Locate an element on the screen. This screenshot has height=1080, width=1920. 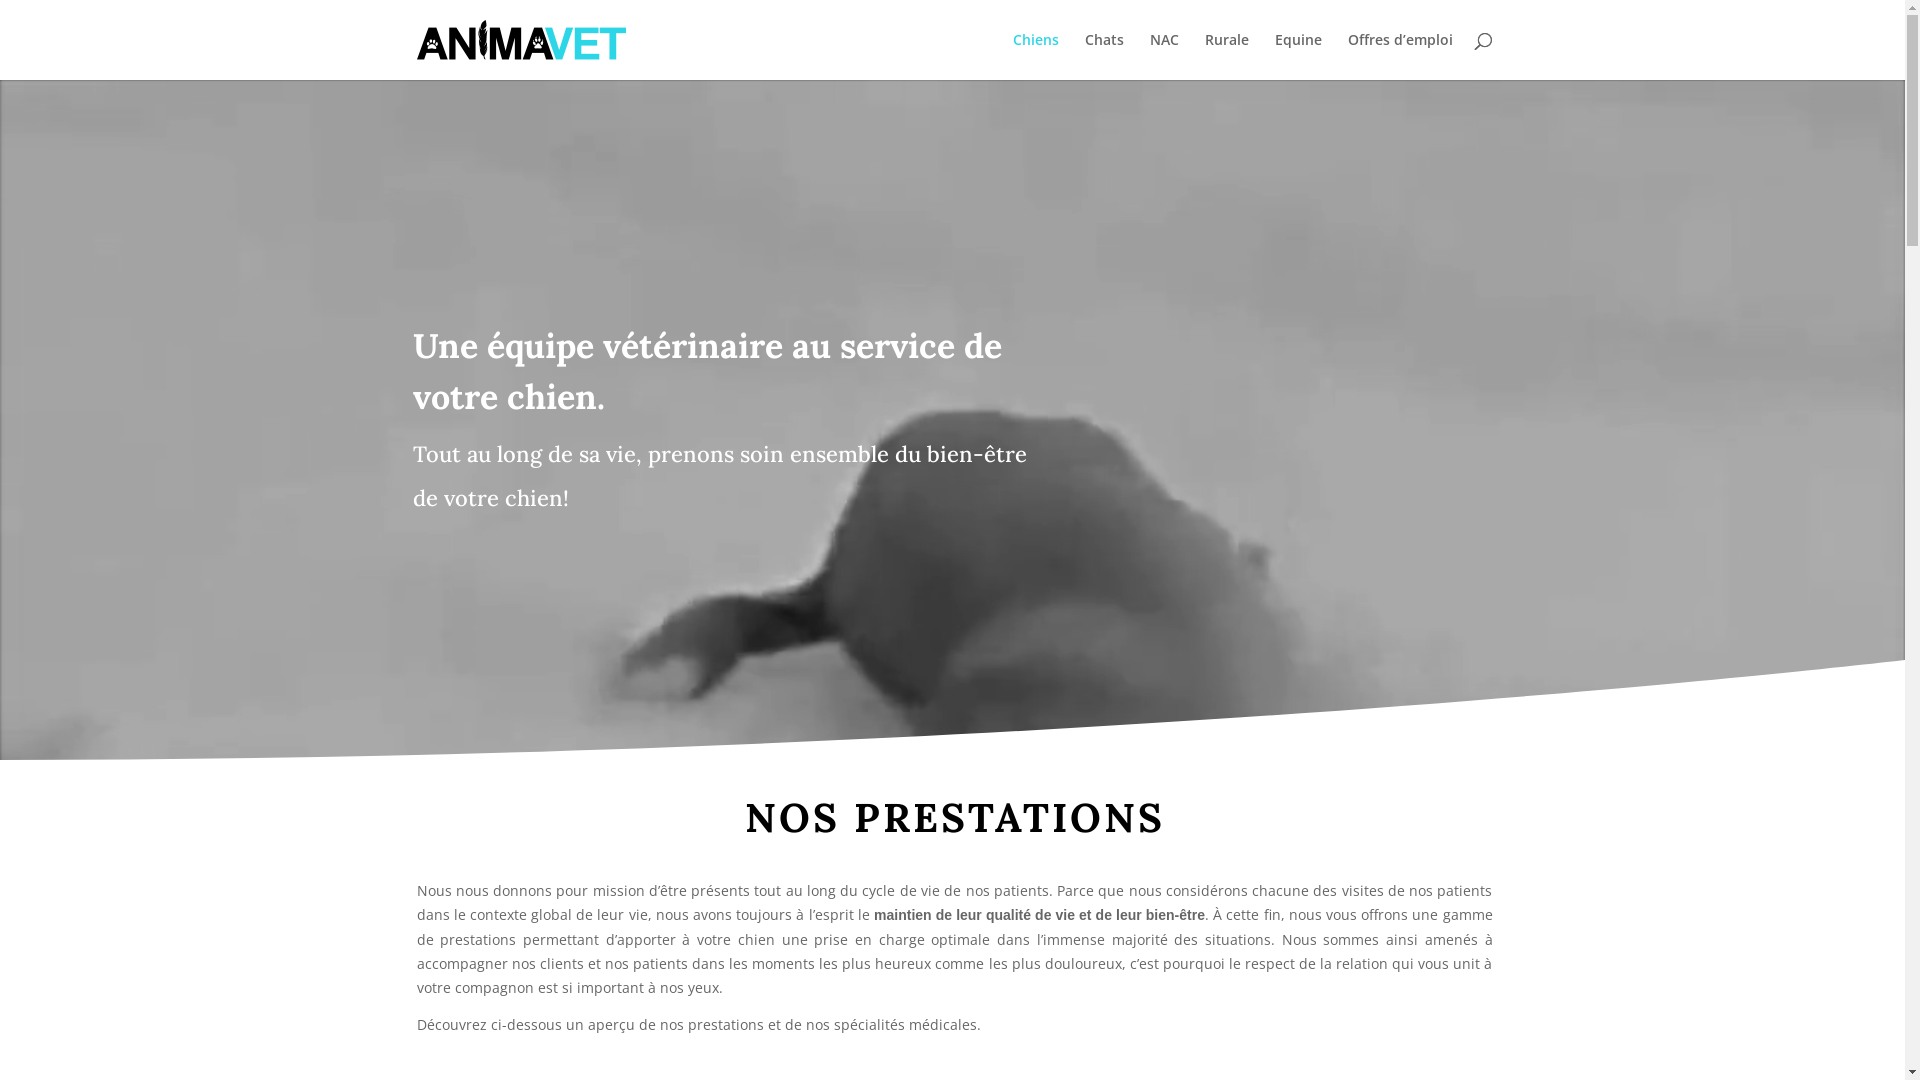
'Chats' is located at coordinates (1102, 55).